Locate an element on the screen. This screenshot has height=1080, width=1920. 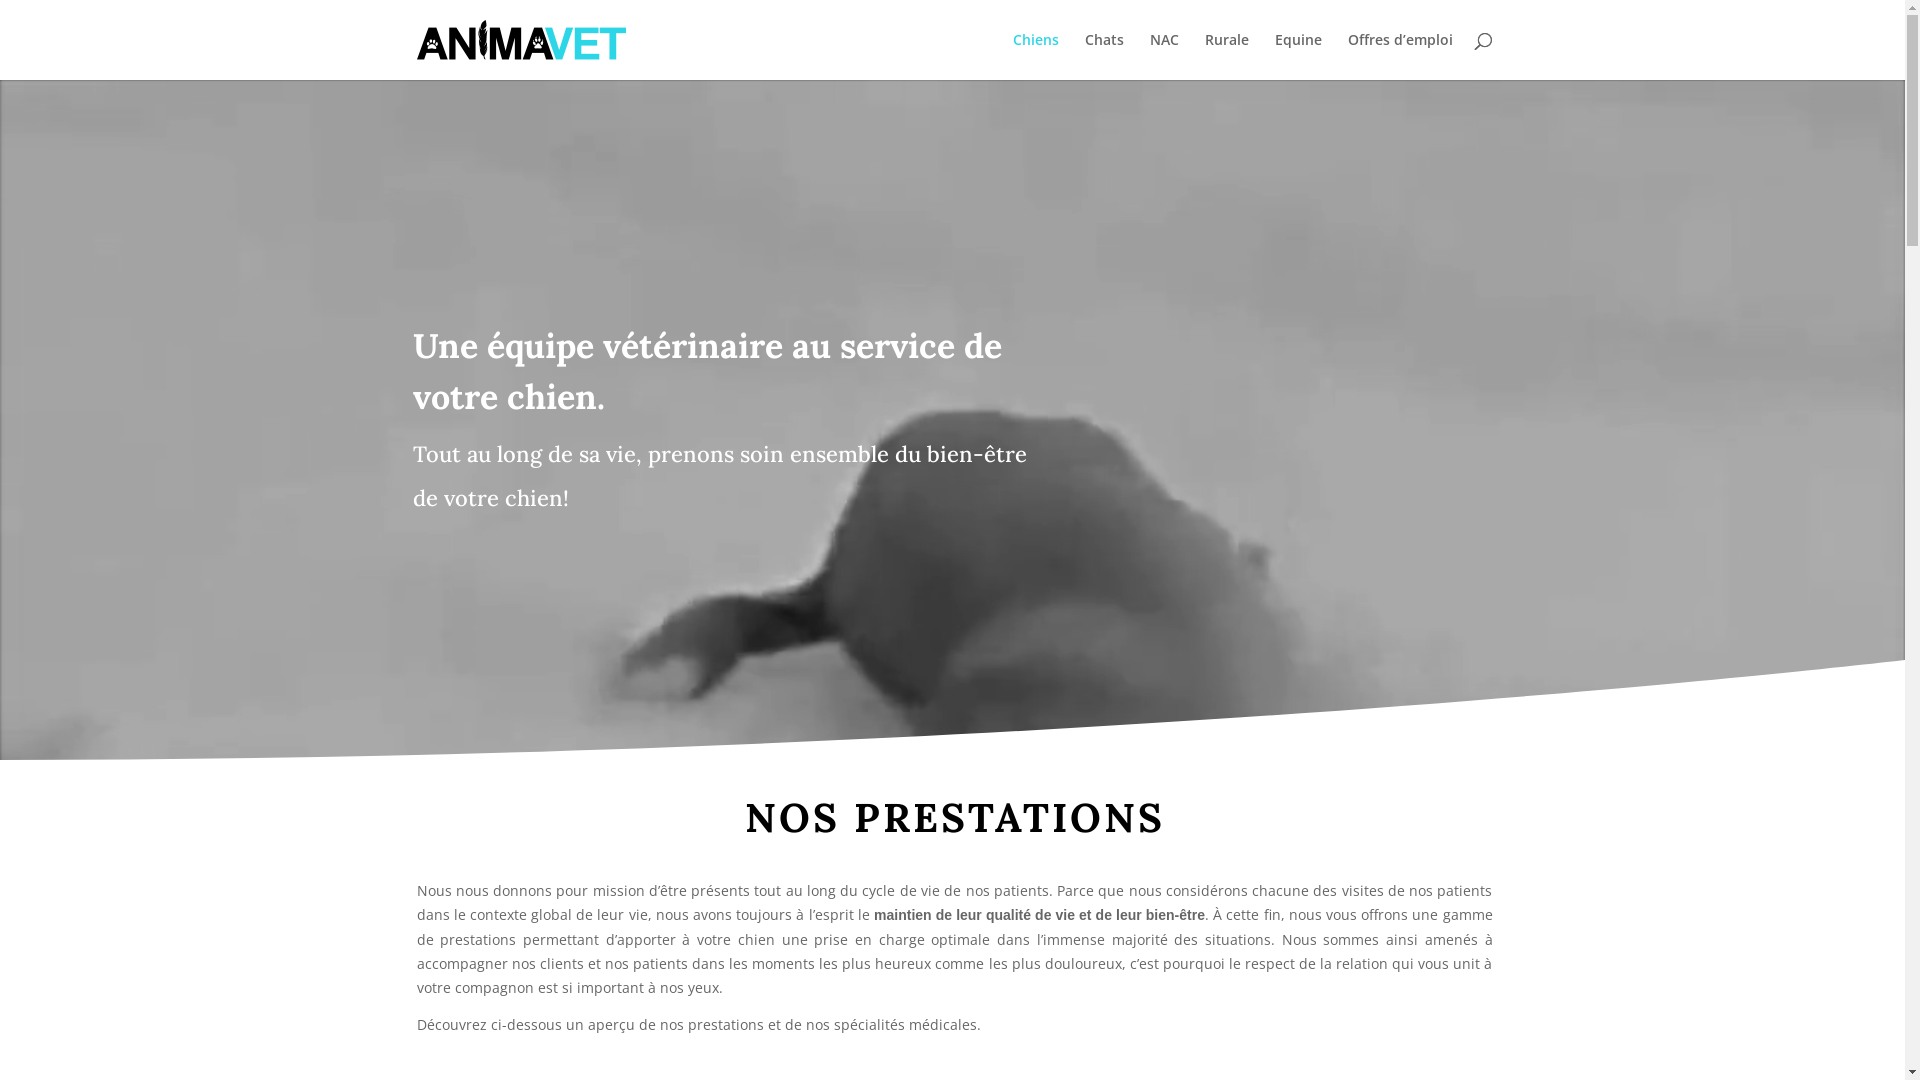
'Chats' is located at coordinates (1102, 55).